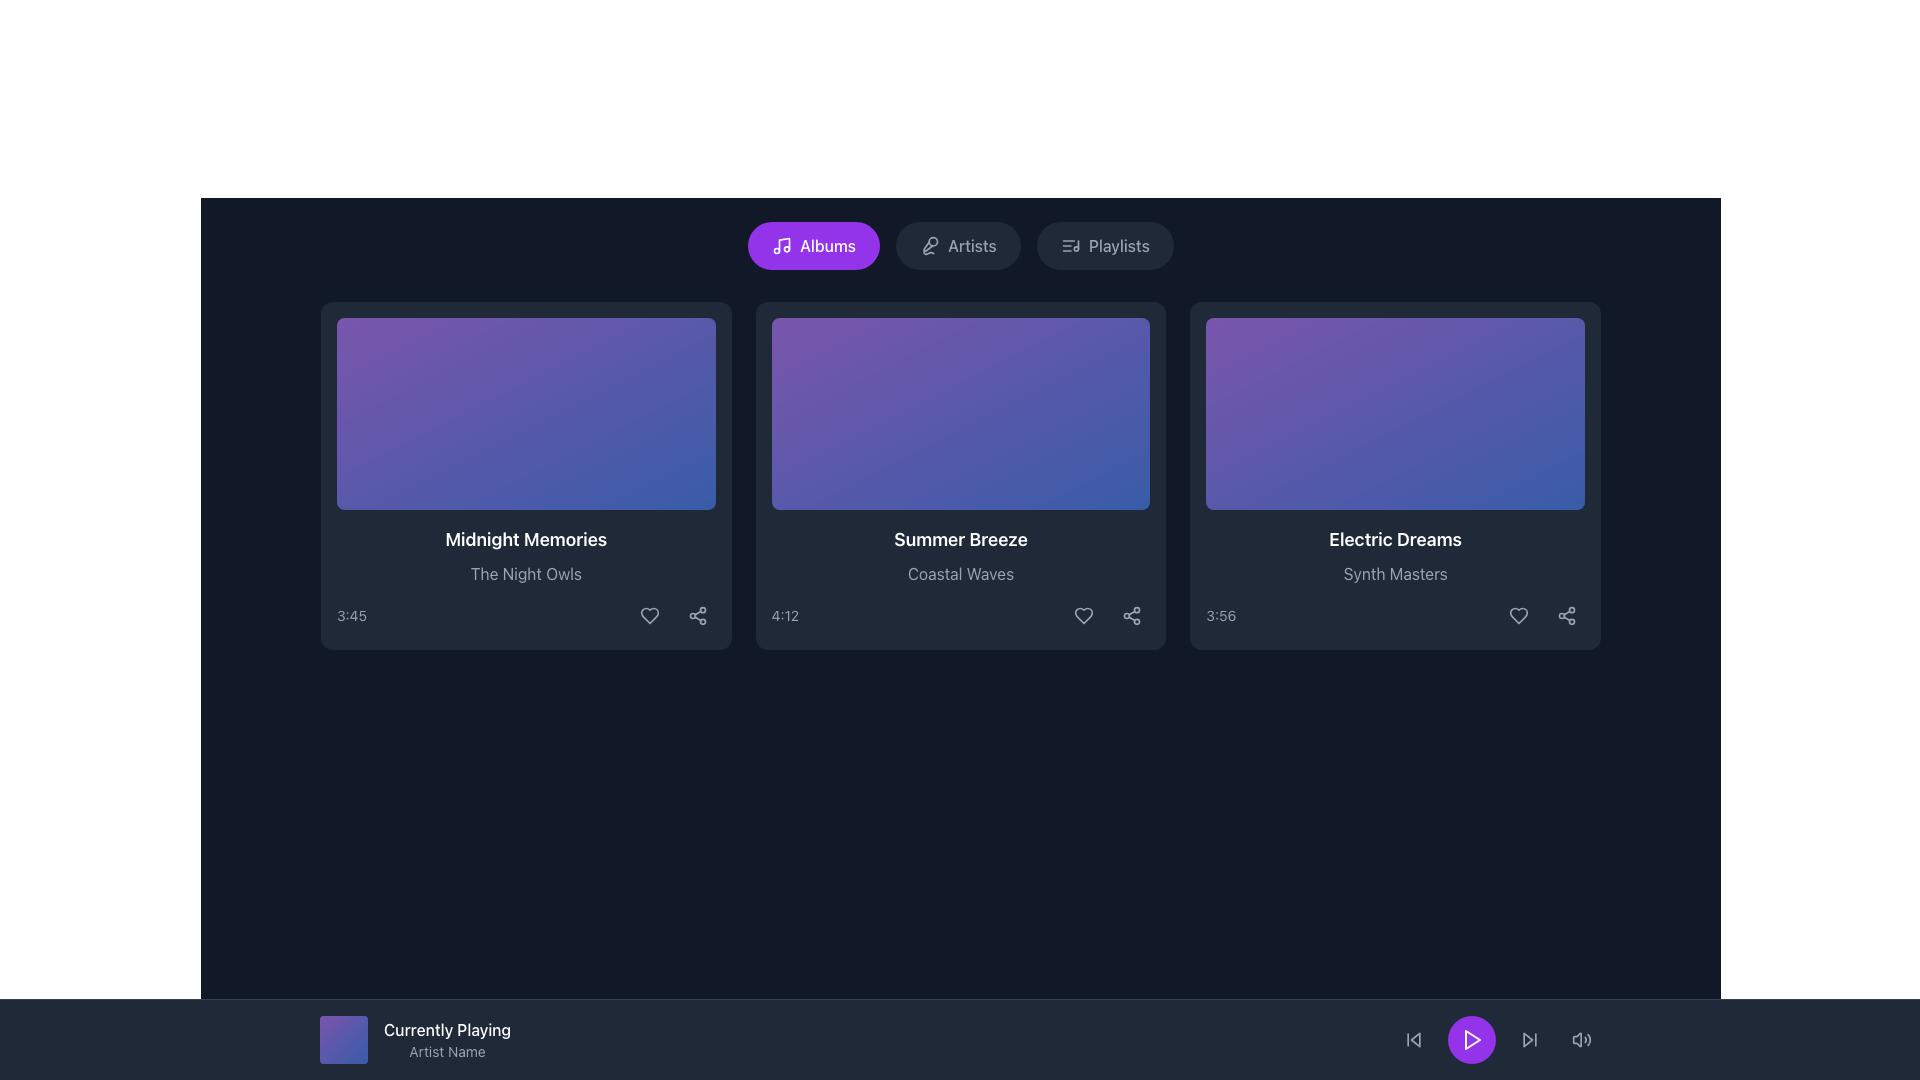  What do you see at coordinates (1565, 615) in the screenshot?
I see `the share-like icon button located at the bottom right corner of the 'Electric Dreams' card in the album grid` at bounding box center [1565, 615].